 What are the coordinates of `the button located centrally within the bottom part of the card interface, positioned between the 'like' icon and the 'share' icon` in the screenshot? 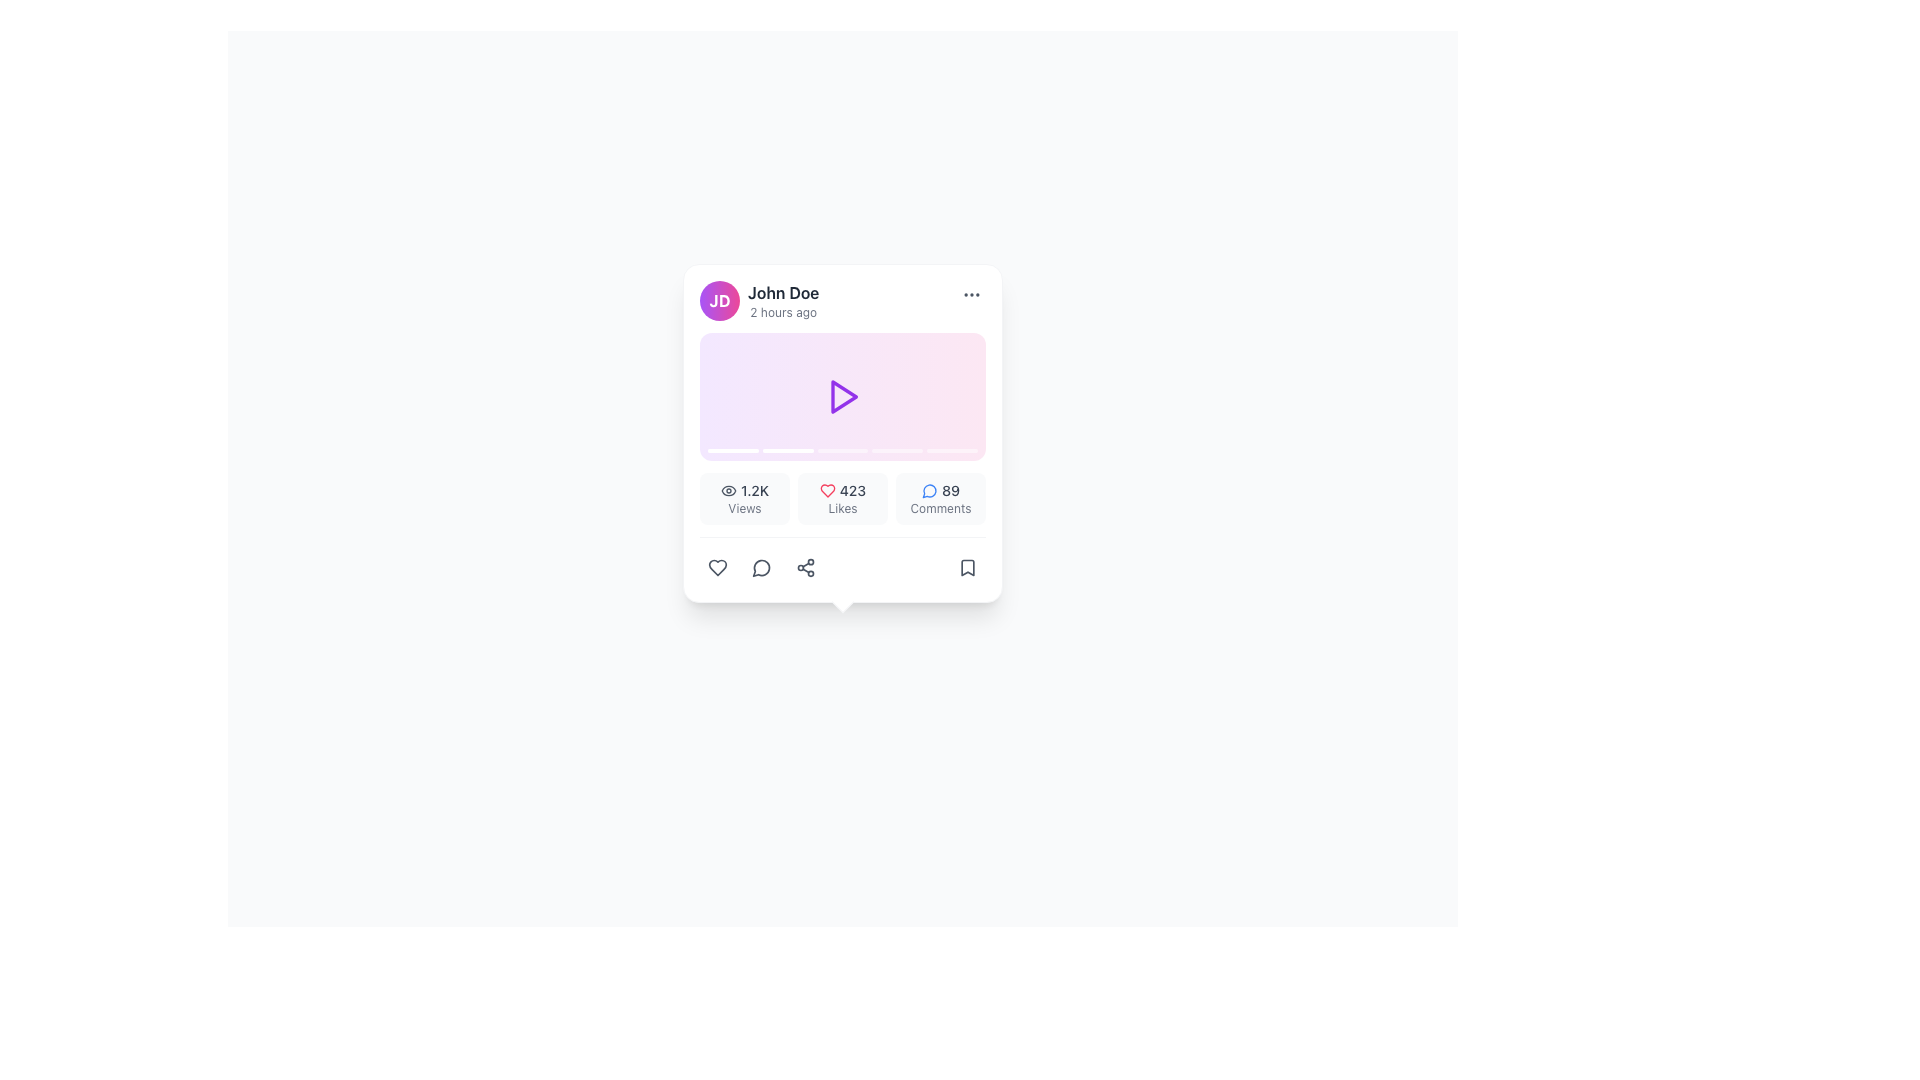 It's located at (761, 567).